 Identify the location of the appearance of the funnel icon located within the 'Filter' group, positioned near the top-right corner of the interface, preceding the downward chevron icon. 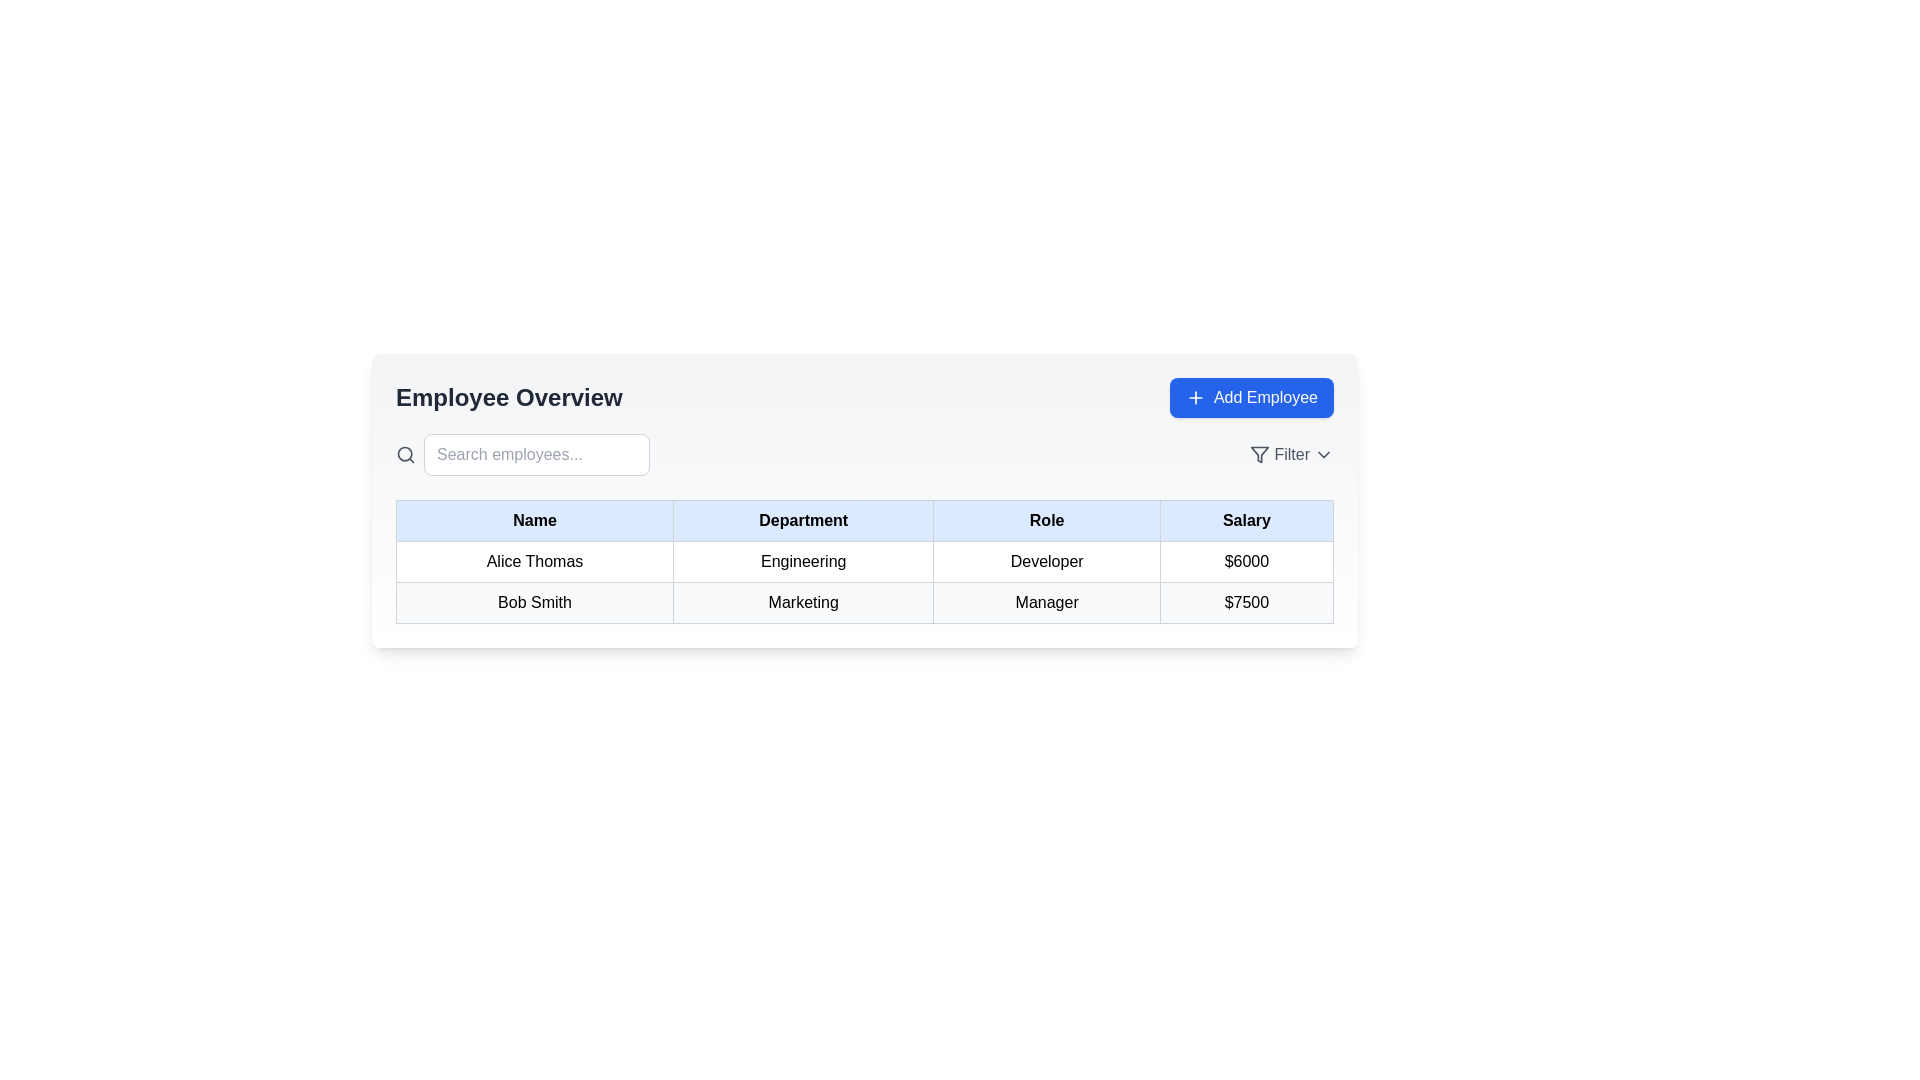
(1259, 455).